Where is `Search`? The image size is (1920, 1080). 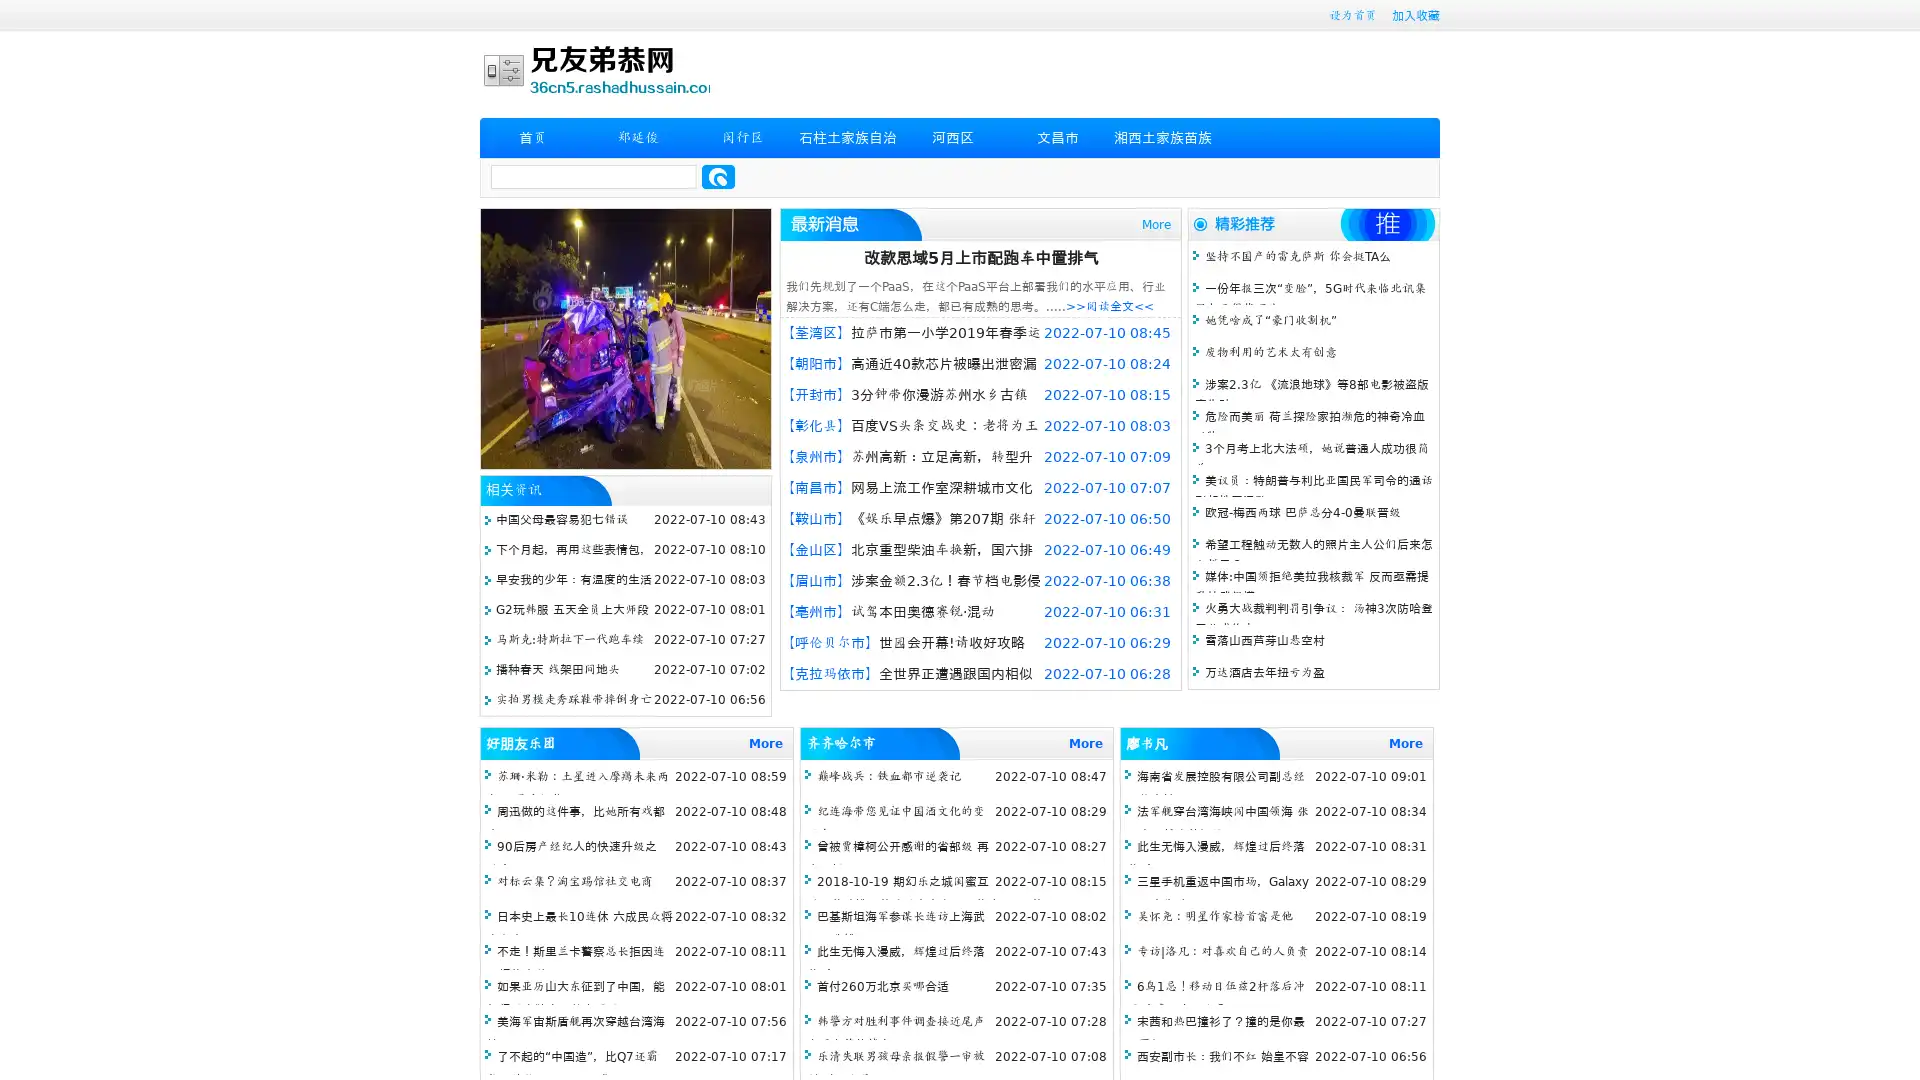 Search is located at coordinates (718, 176).